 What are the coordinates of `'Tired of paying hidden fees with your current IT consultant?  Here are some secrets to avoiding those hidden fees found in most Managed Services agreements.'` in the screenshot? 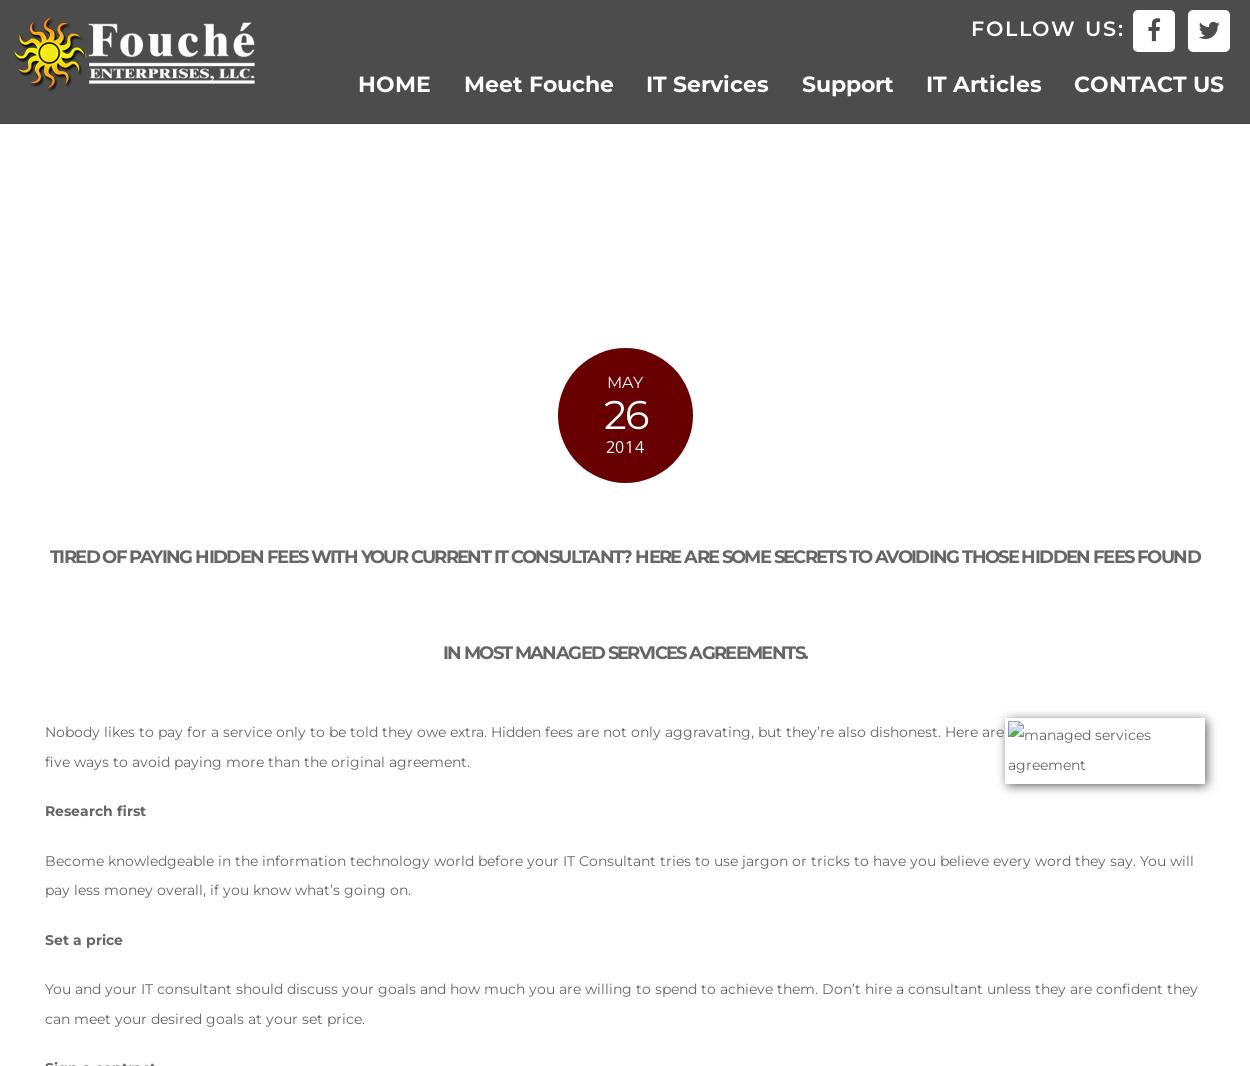 It's located at (623, 602).